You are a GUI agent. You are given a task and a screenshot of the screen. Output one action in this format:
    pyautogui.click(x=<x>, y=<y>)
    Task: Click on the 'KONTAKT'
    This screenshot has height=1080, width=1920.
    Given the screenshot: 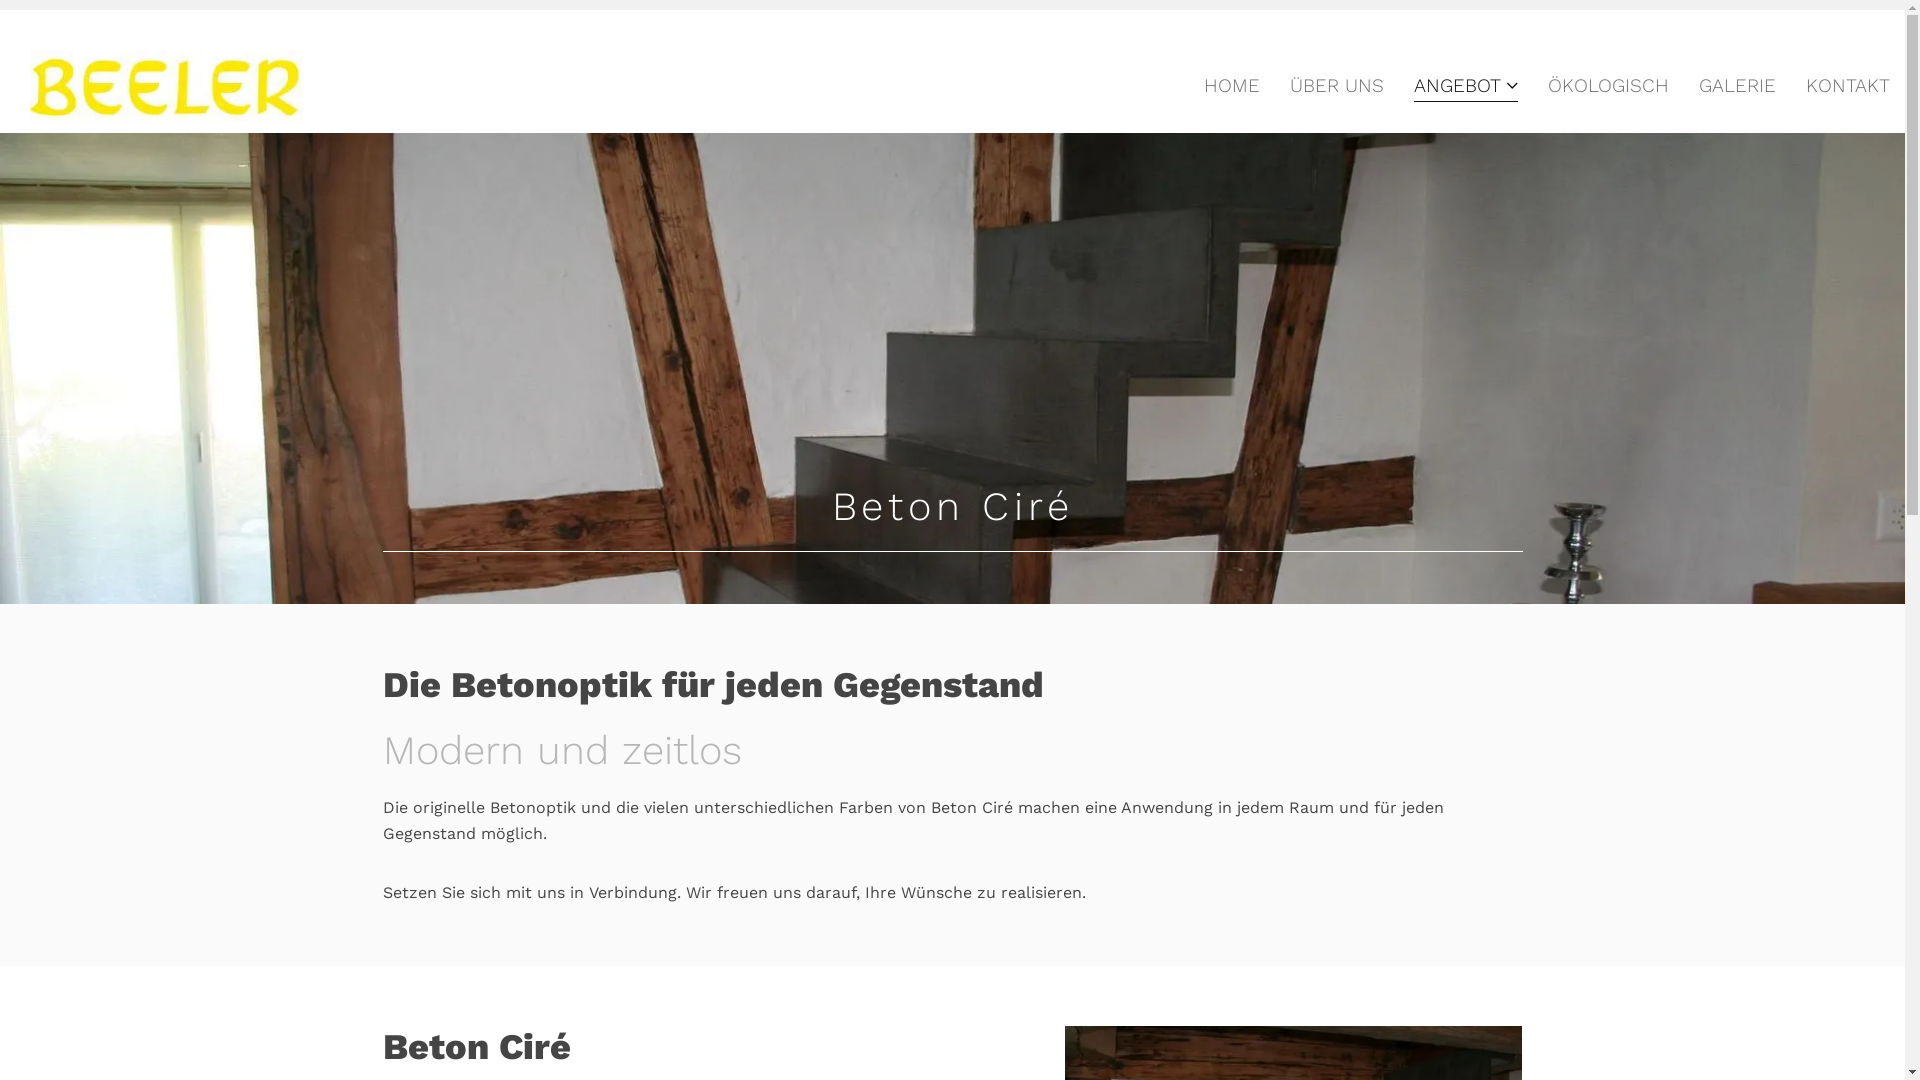 What is the action you would take?
    pyautogui.click(x=1847, y=83)
    